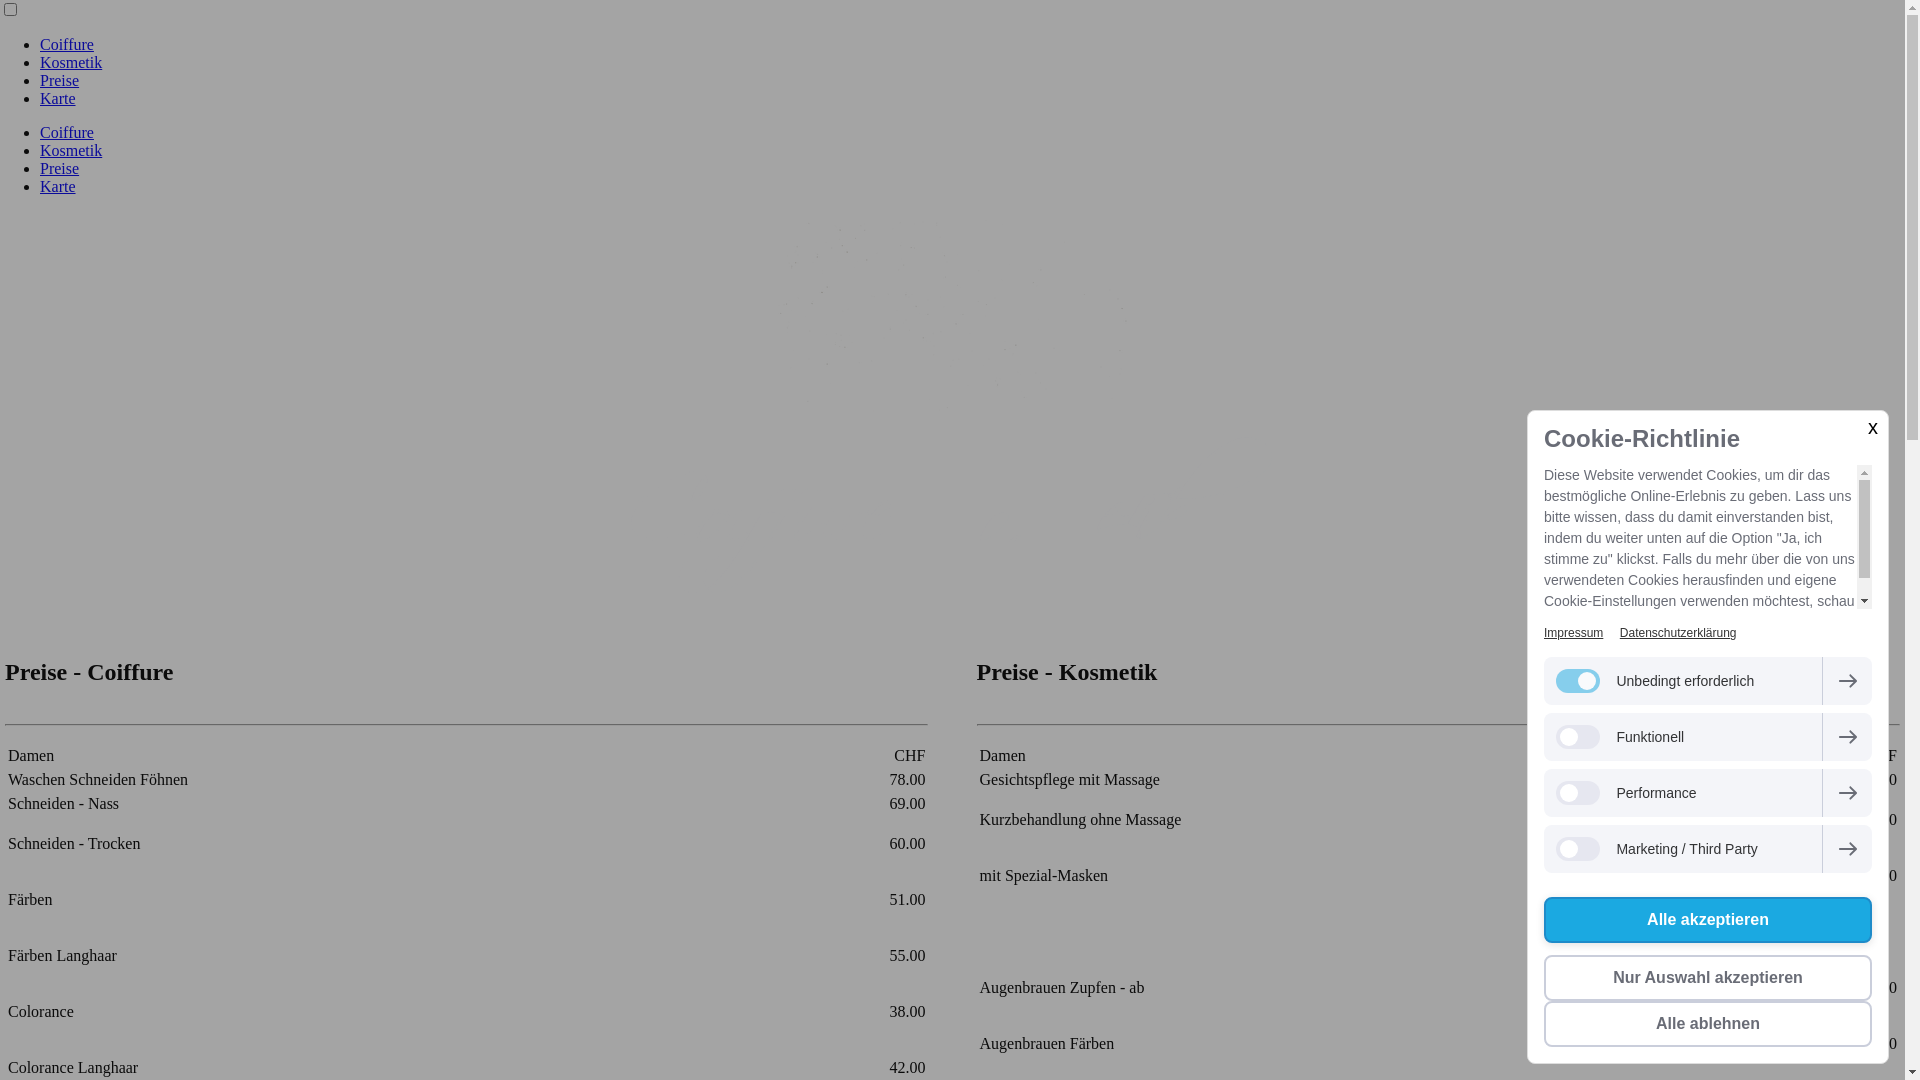 Image resolution: width=1920 pixels, height=1080 pixels. What do you see at coordinates (1543, 632) in the screenshot?
I see `'Impressum'` at bounding box center [1543, 632].